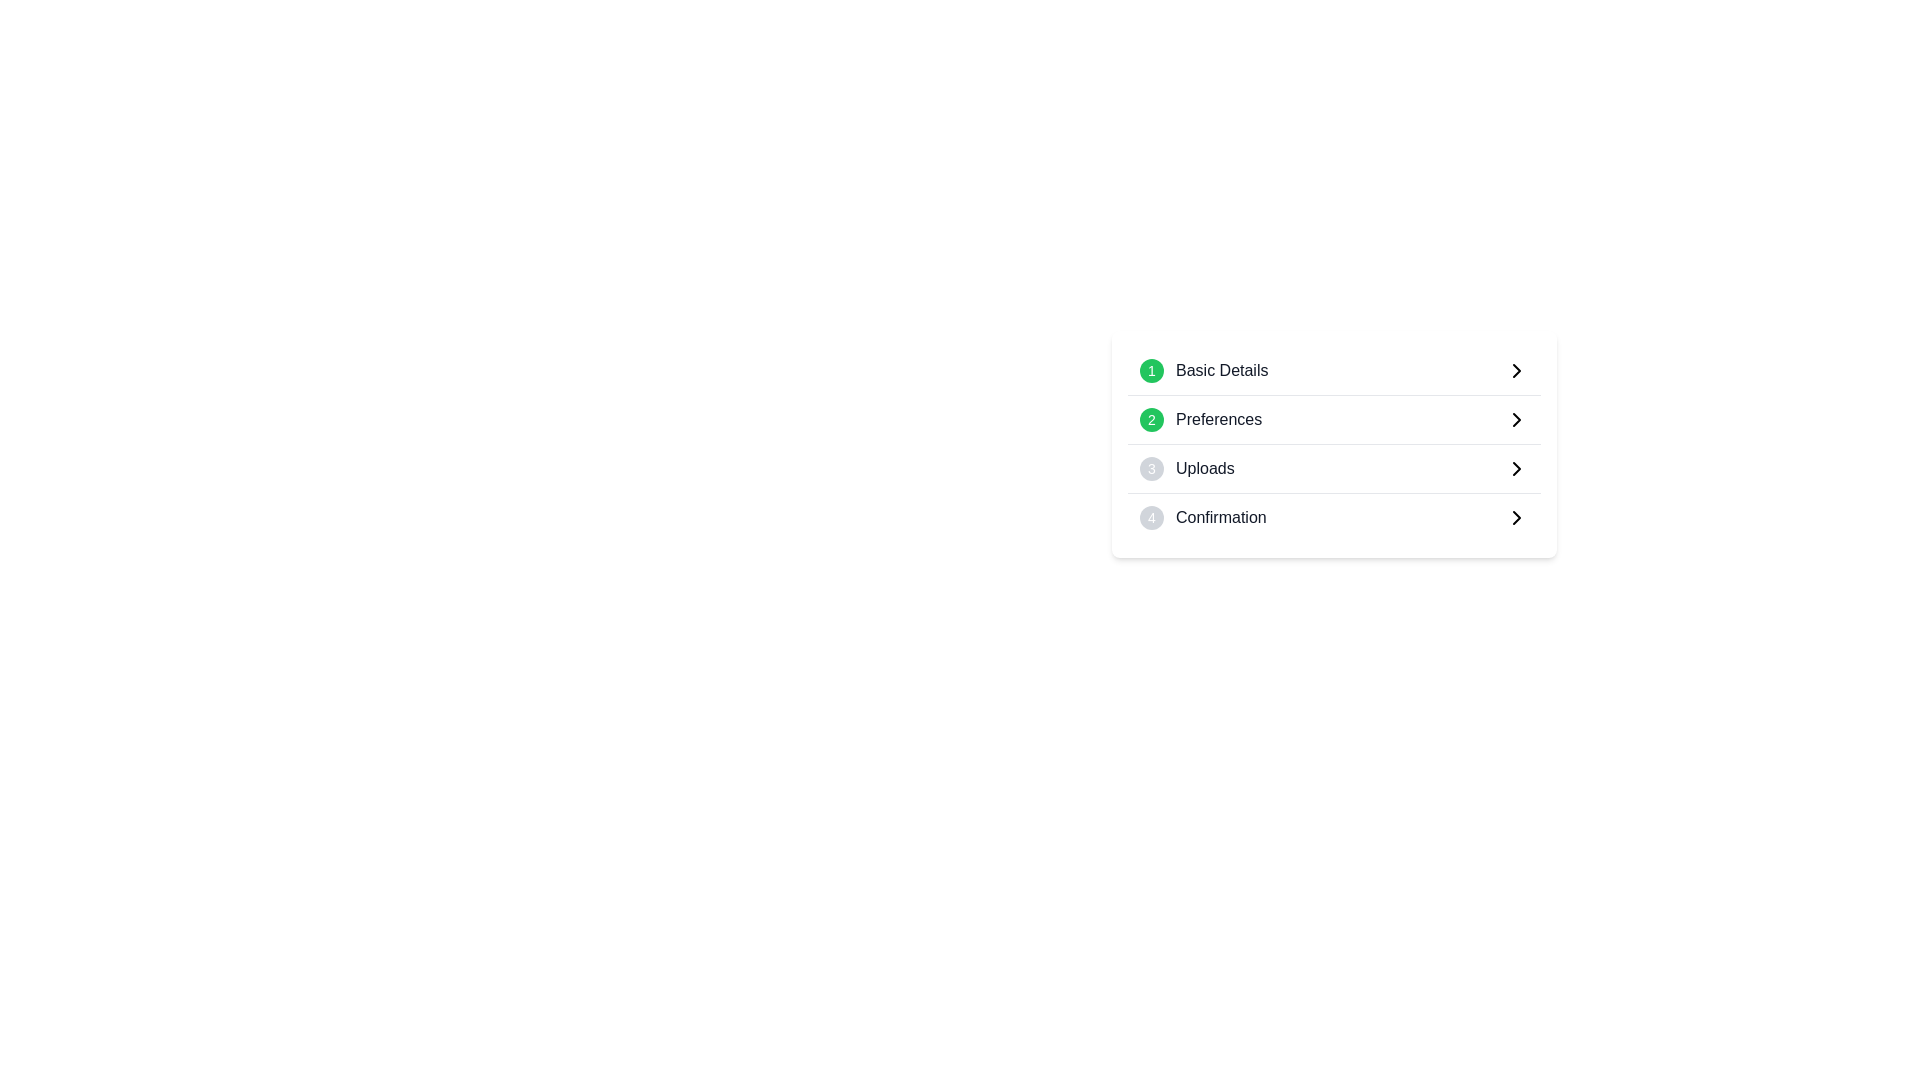 The width and height of the screenshot is (1920, 1080). I want to click on the Progress indicator step labeled 'Confirmation' with the number '4', which is the fourth item in the vertical list of steps, so click(1202, 516).